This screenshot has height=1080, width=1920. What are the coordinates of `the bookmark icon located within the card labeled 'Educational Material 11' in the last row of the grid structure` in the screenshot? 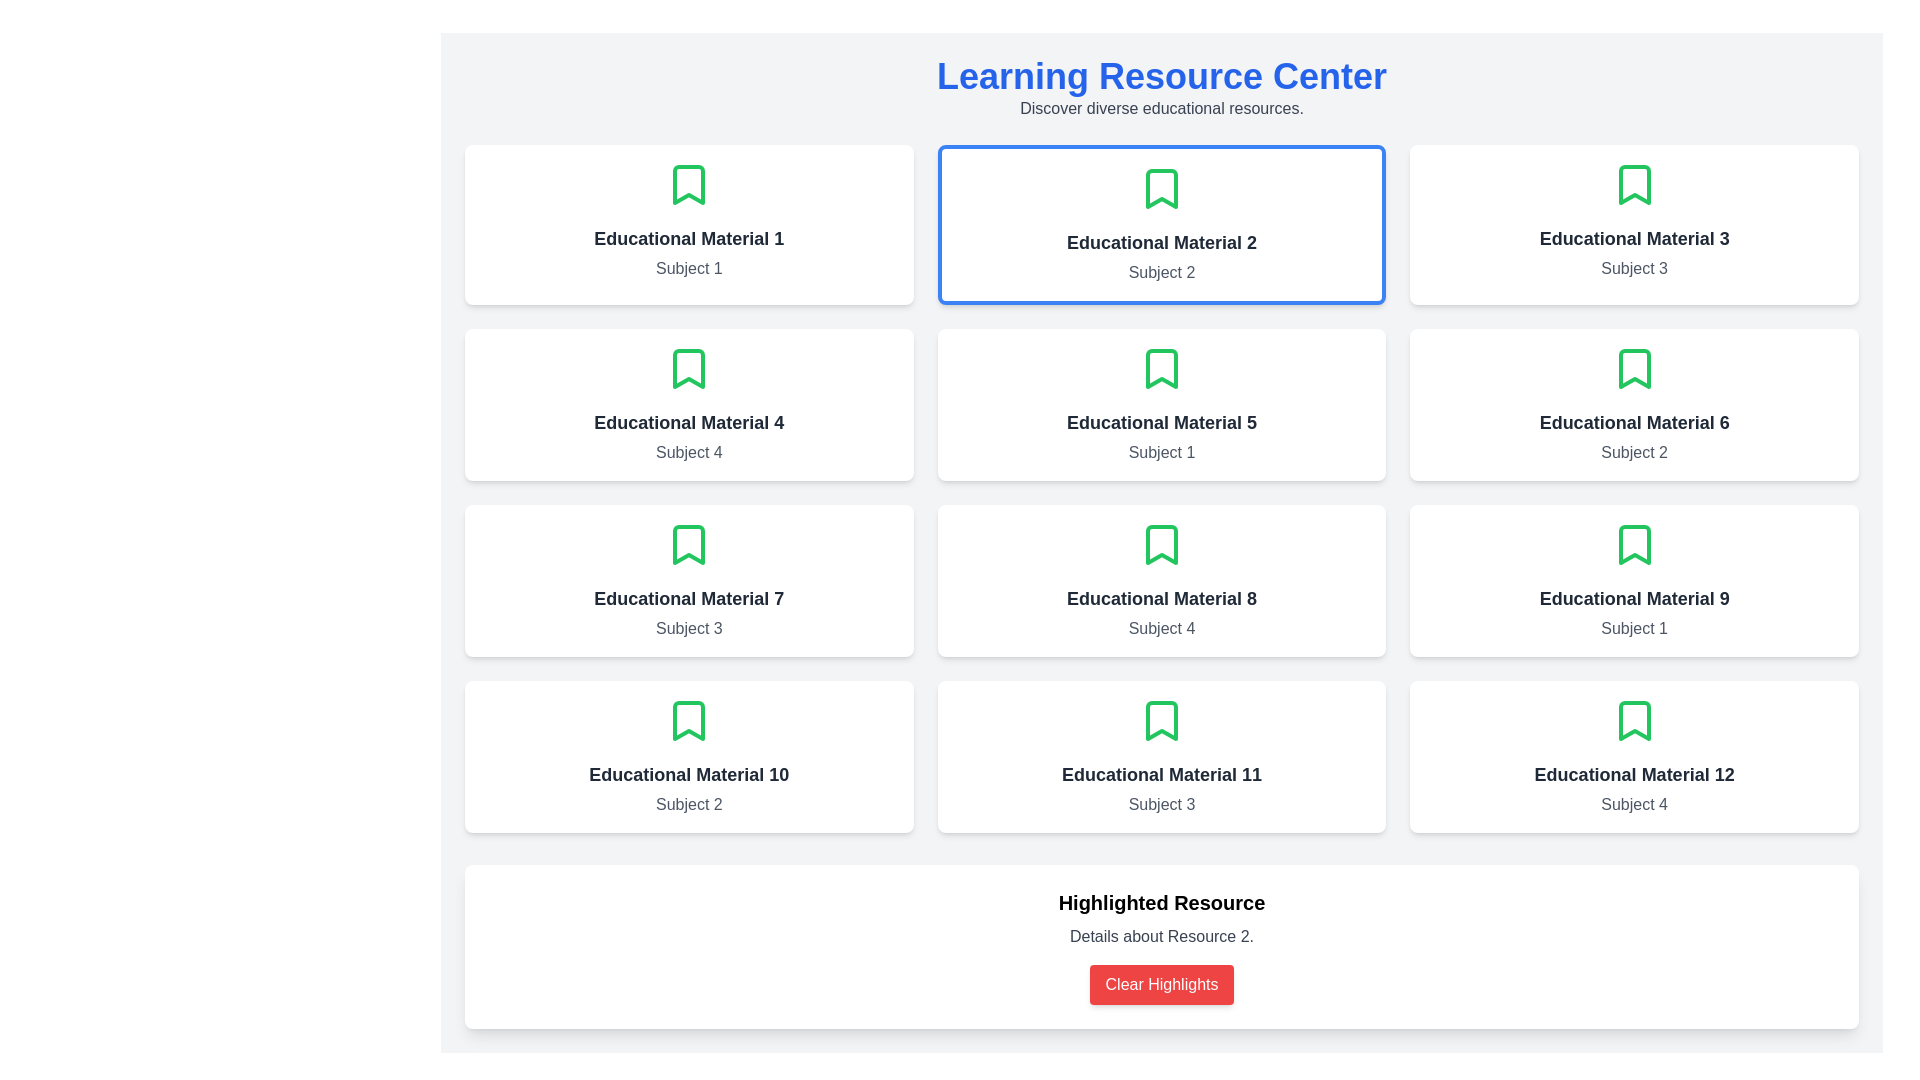 It's located at (1161, 721).